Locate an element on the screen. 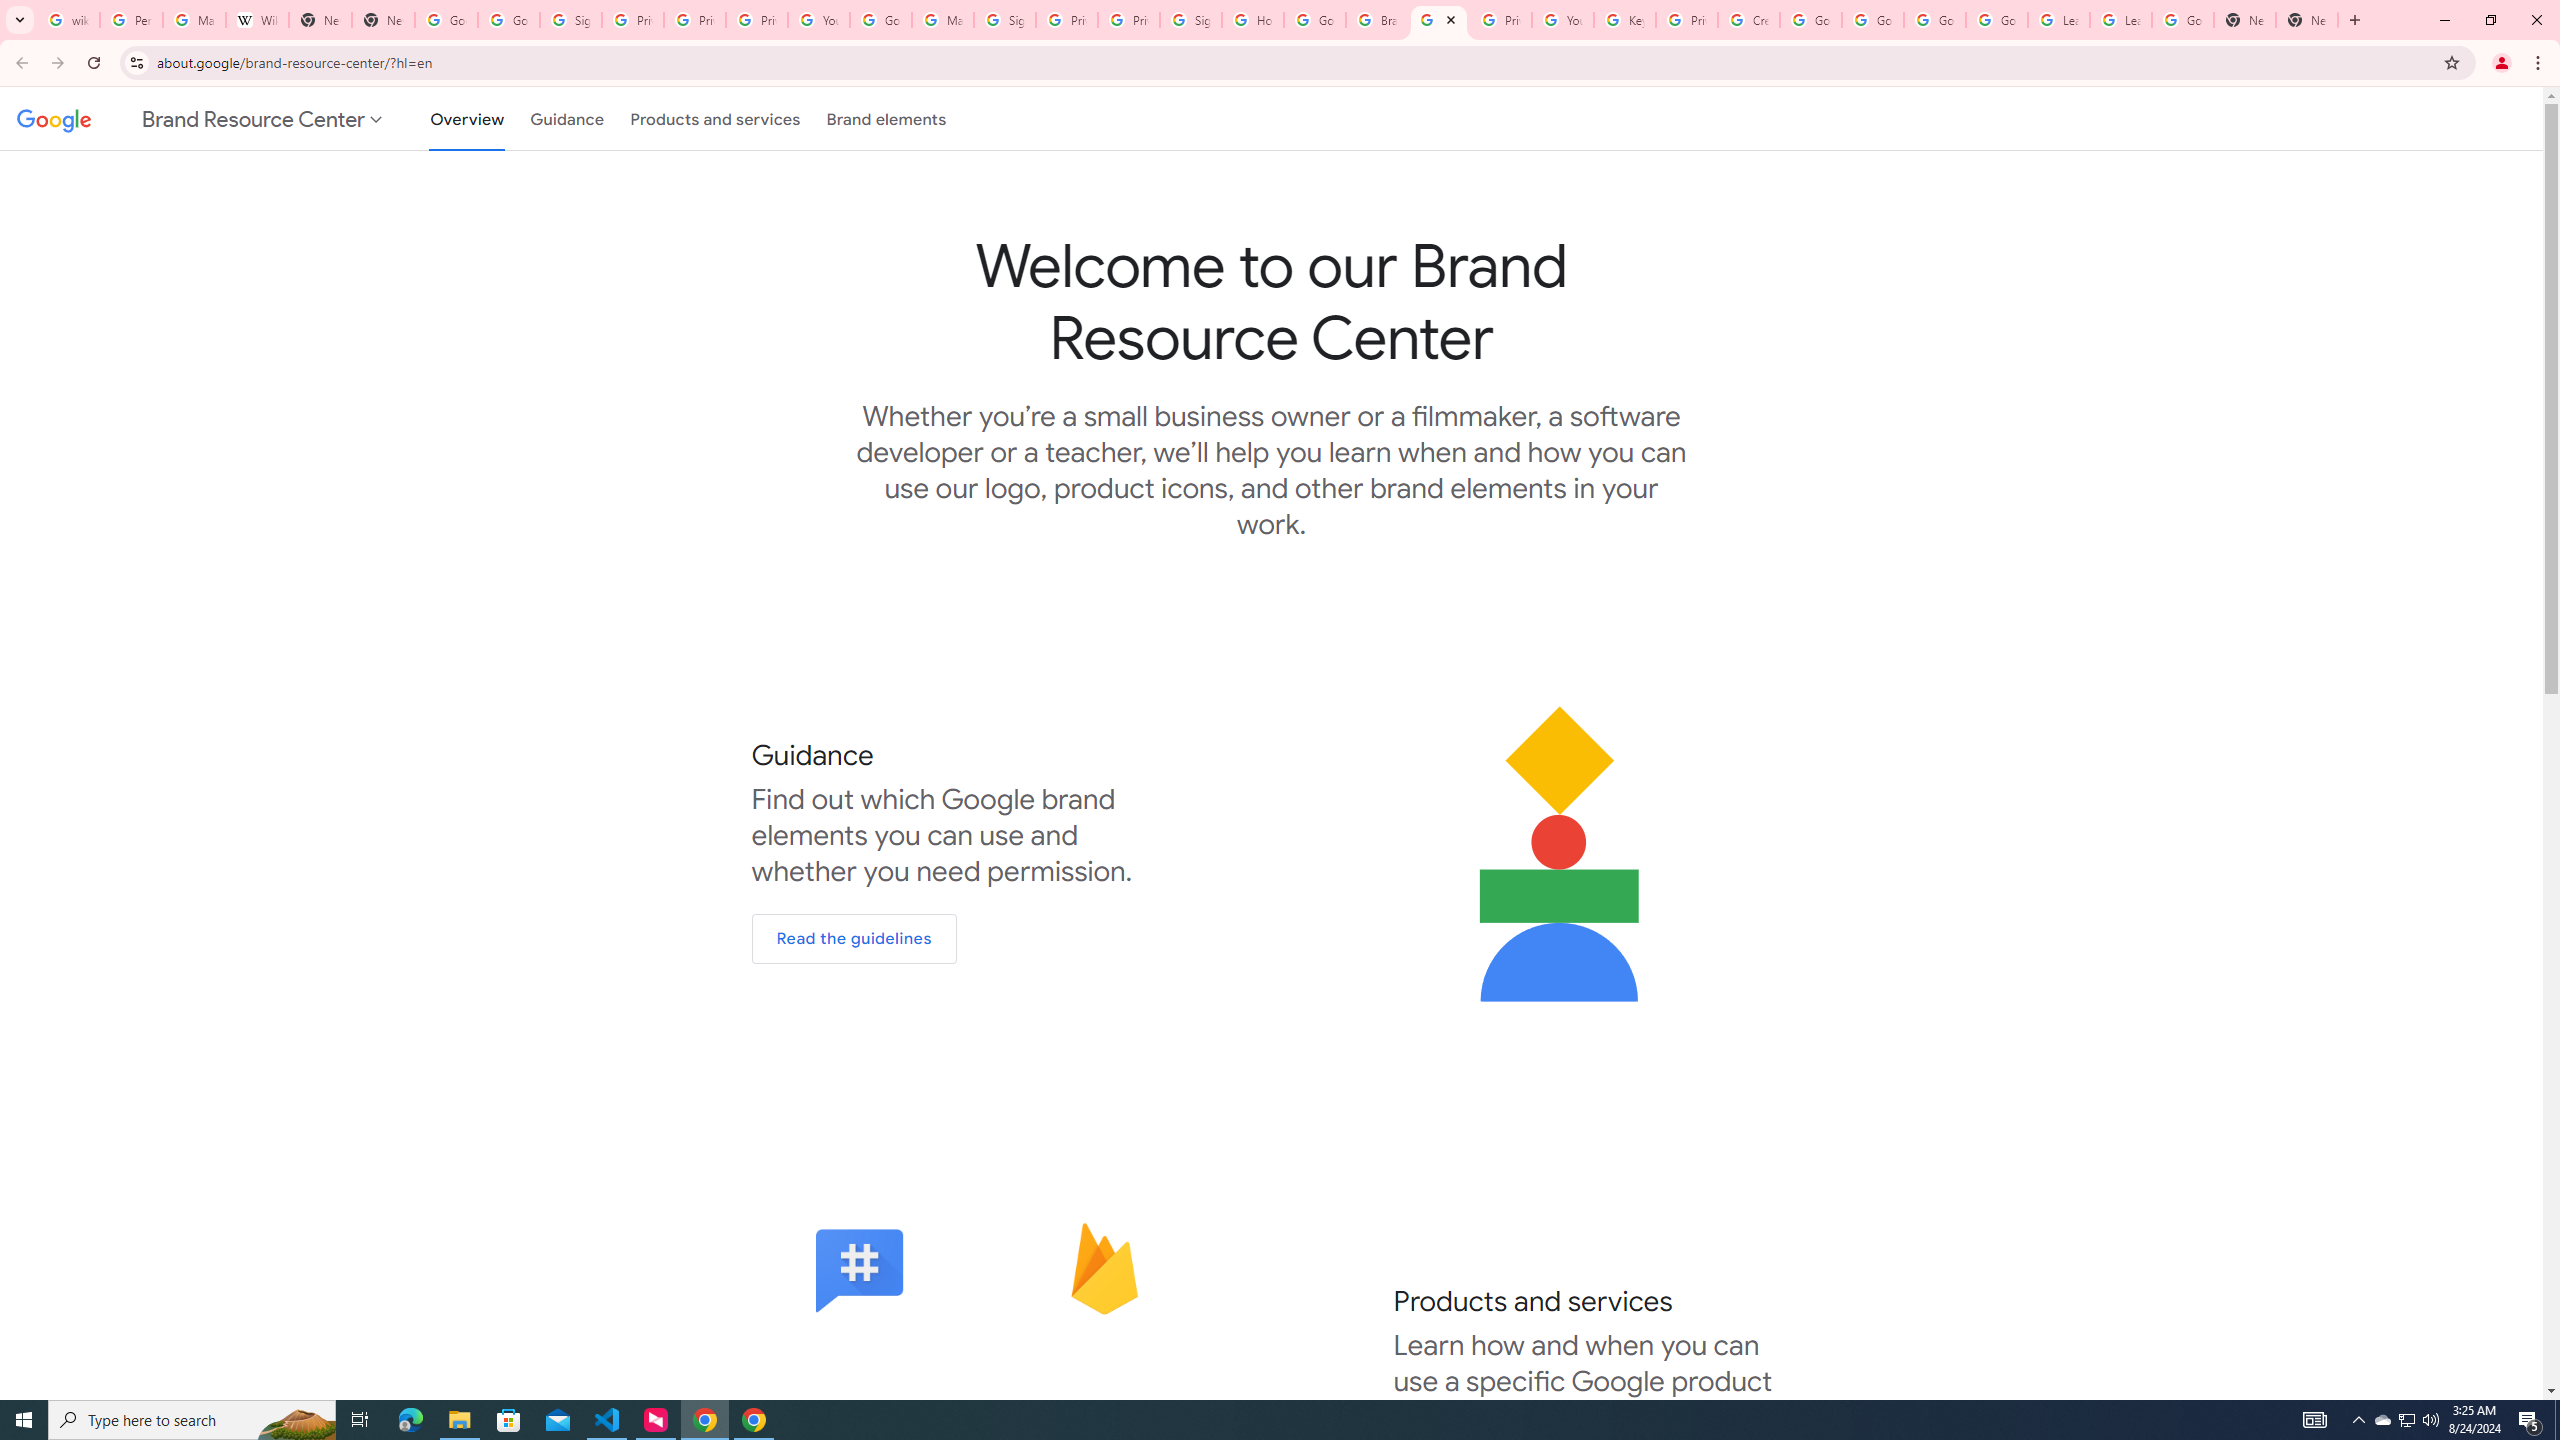  'Google site switcher' is located at coordinates (201, 118).